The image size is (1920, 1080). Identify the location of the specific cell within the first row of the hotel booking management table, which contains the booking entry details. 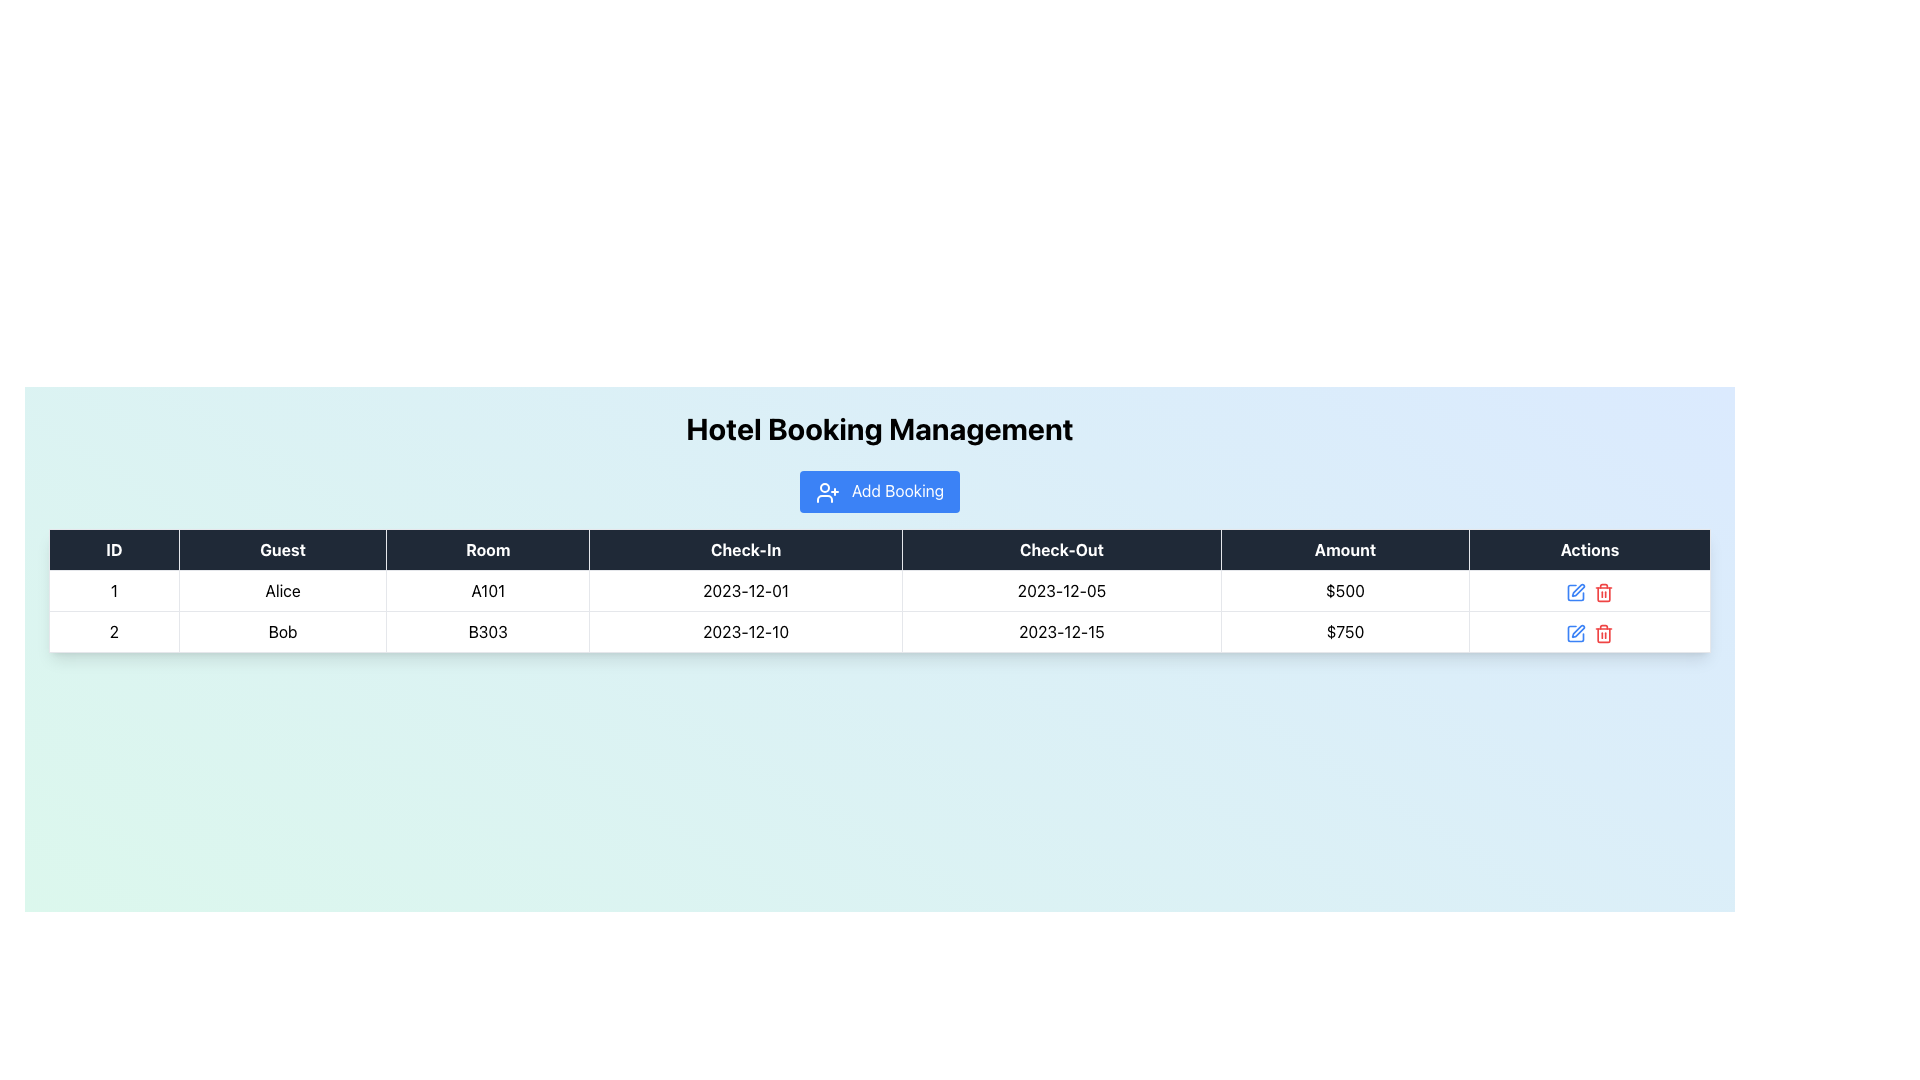
(879, 589).